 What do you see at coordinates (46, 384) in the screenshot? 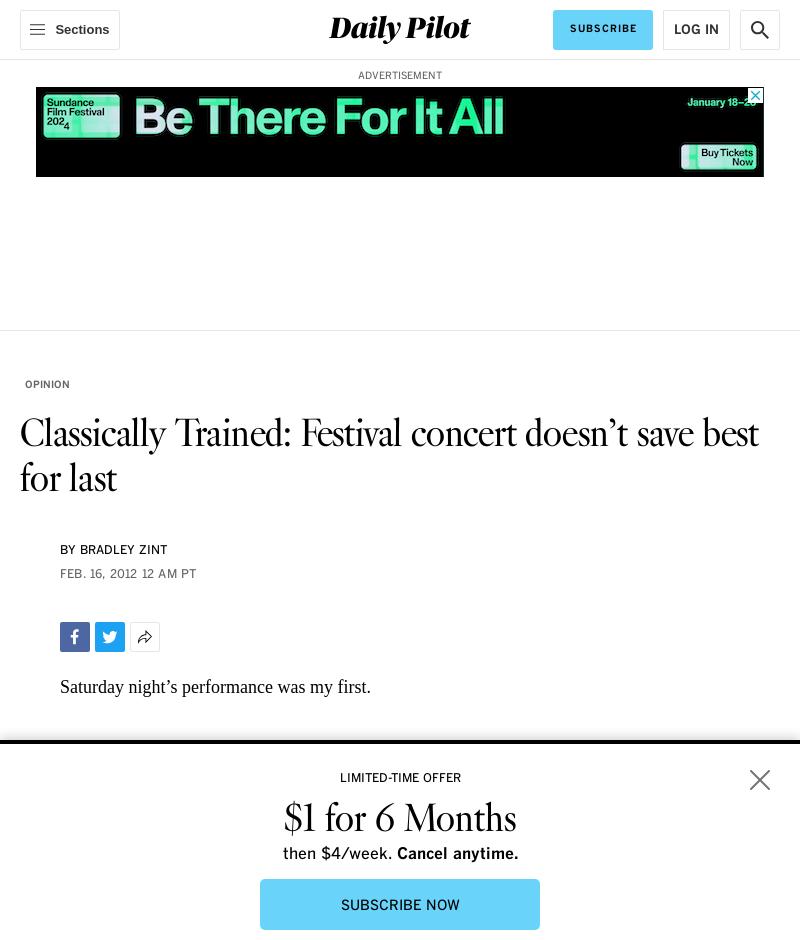
I see `'Opinion'` at bounding box center [46, 384].